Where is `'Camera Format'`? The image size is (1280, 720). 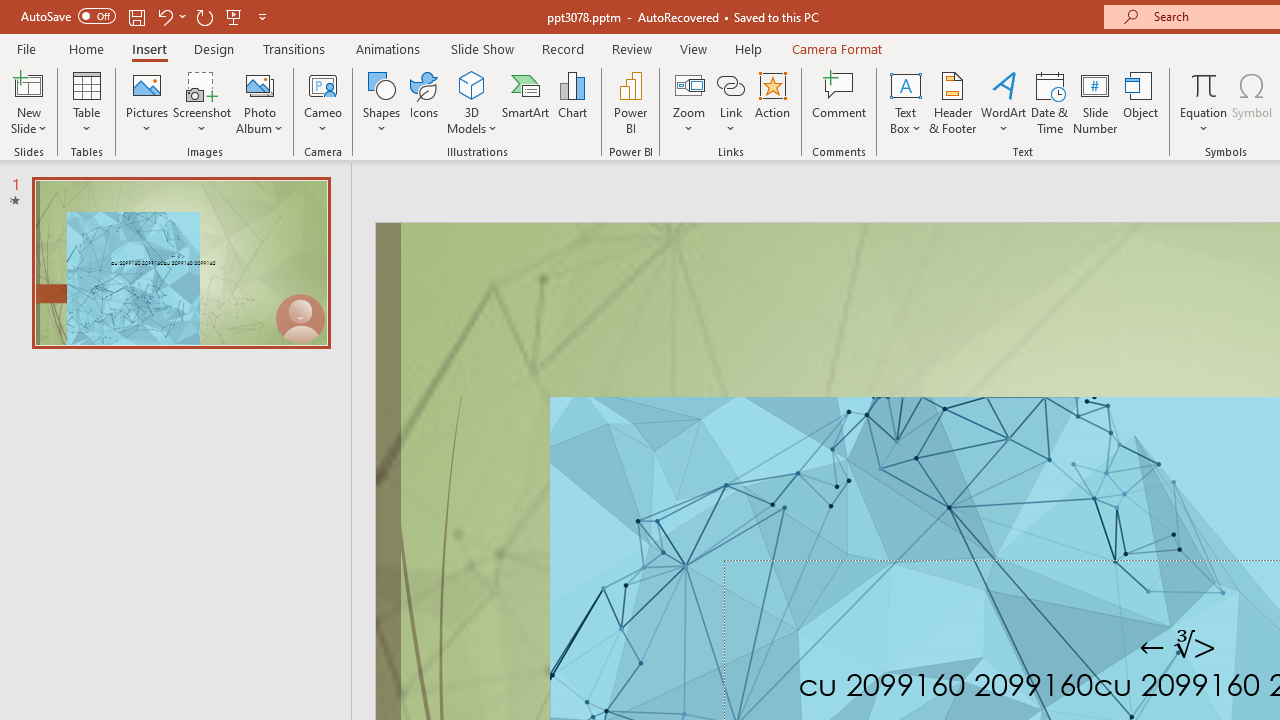 'Camera Format' is located at coordinates (837, 48).